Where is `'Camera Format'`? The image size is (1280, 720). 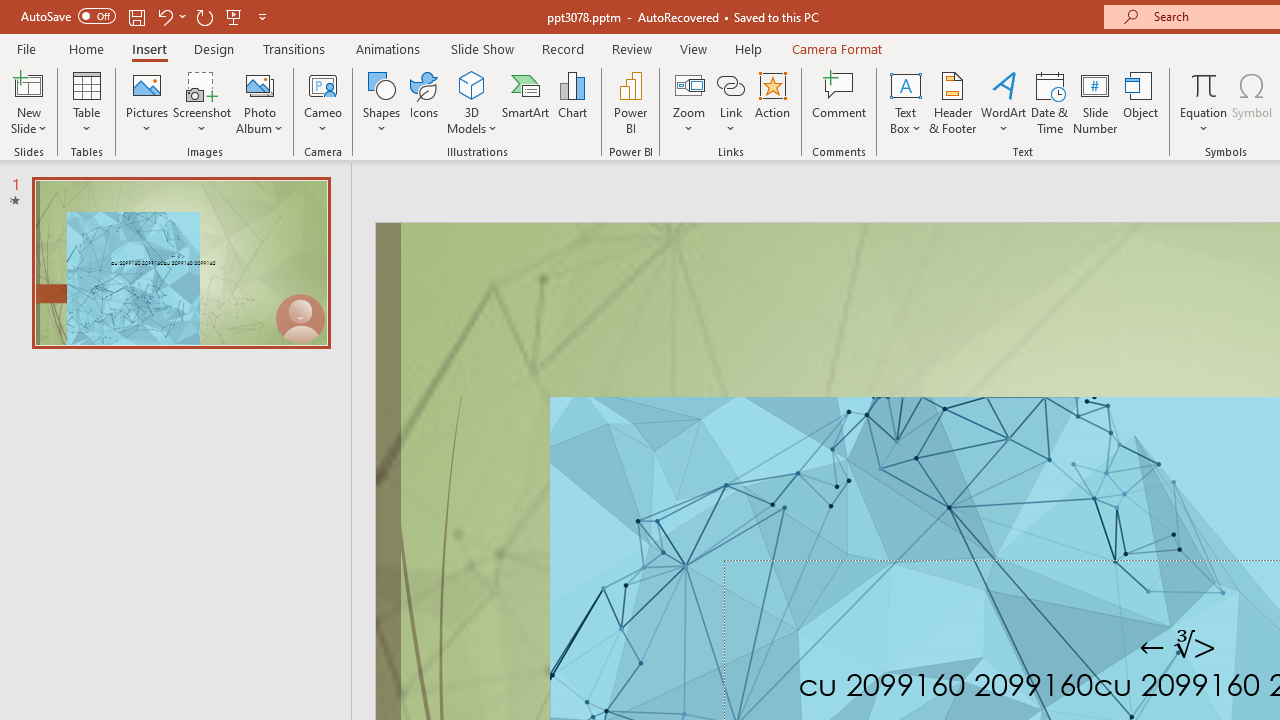 'Camera Format' is located at coordinates (837, 48).